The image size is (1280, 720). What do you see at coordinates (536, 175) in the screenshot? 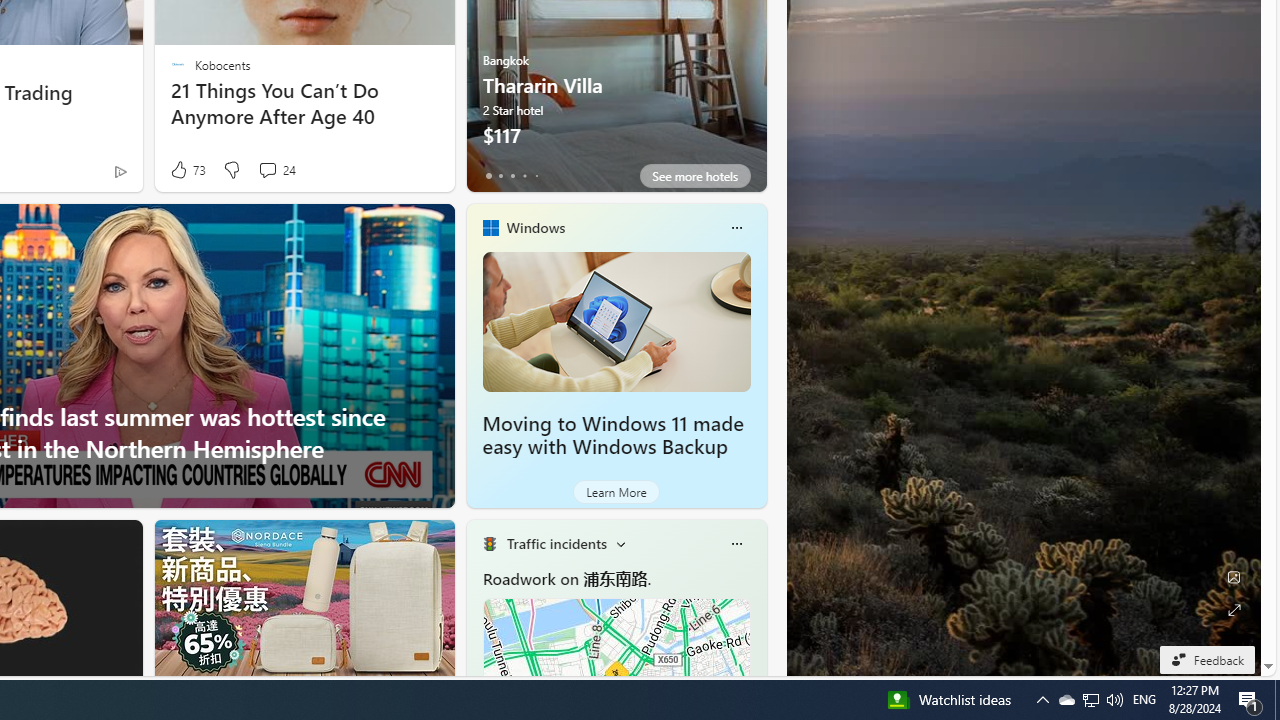
I see `'tab-4'` at bounding box center [536, 175].